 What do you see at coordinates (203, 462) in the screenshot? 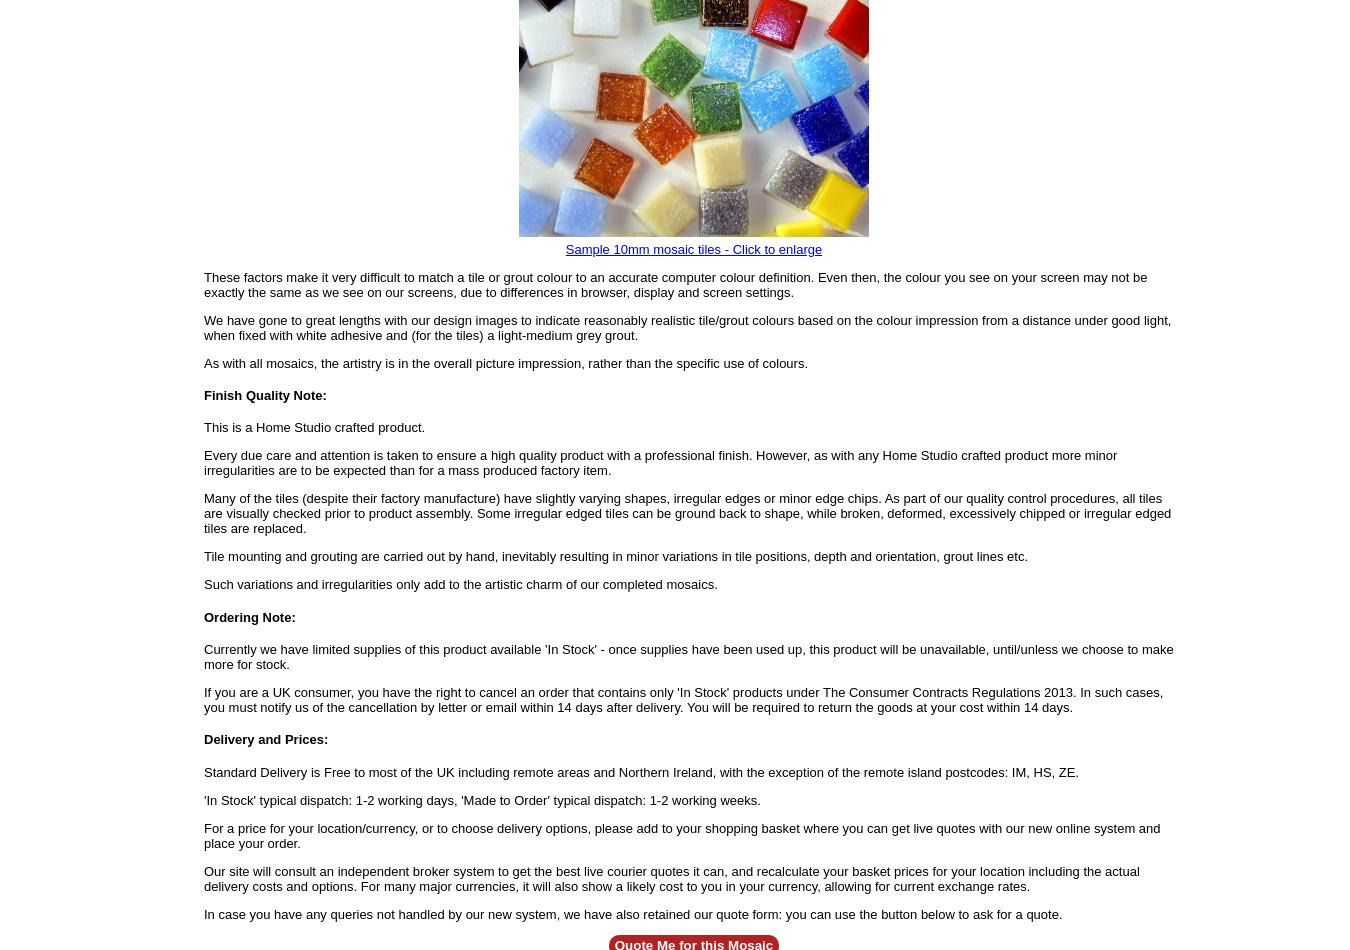
I see `'Every due care and attention is taken to ensure a high quality product with a professional finish. However, as with any Home Studio crafted product more minor irregularities are to be expected than for a mass produced factory item.'` at bounding box center [203, 462].